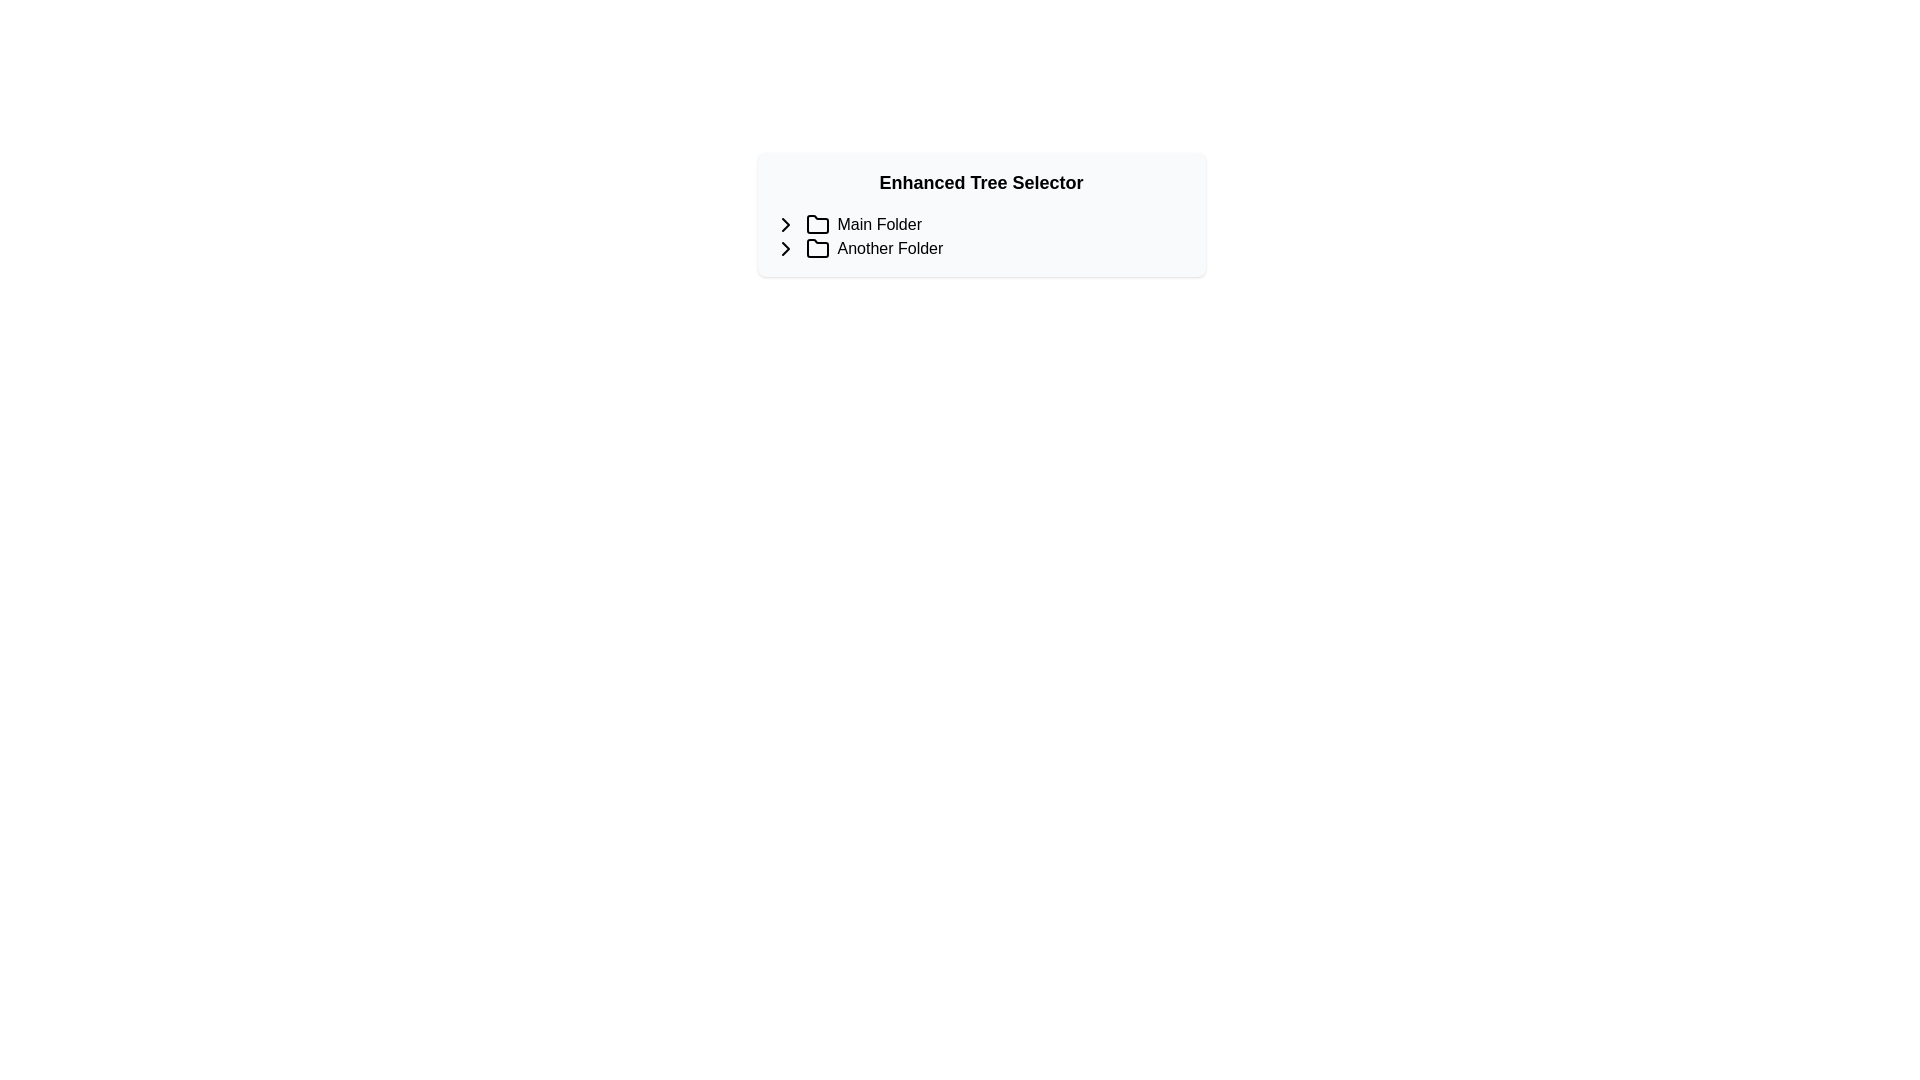 The image size is (1920, 1080). Describe the element at coordinates (817, 224) in the screenshot. I see `the folder icon styled as a simple line drawing located next to the text 'Main Folder'` at that location.